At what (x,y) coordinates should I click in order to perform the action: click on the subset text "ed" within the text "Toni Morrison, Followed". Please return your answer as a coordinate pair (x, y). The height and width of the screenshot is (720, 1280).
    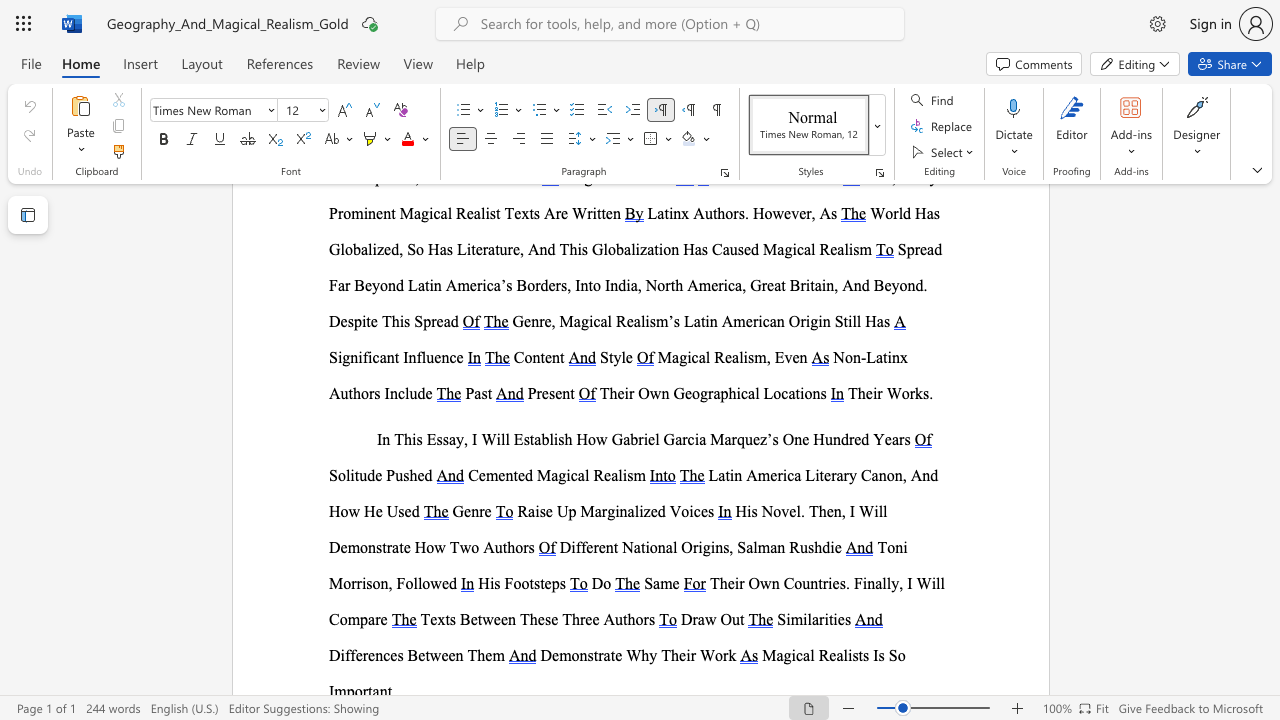
    Looking at the image, I should click on (440, 583).